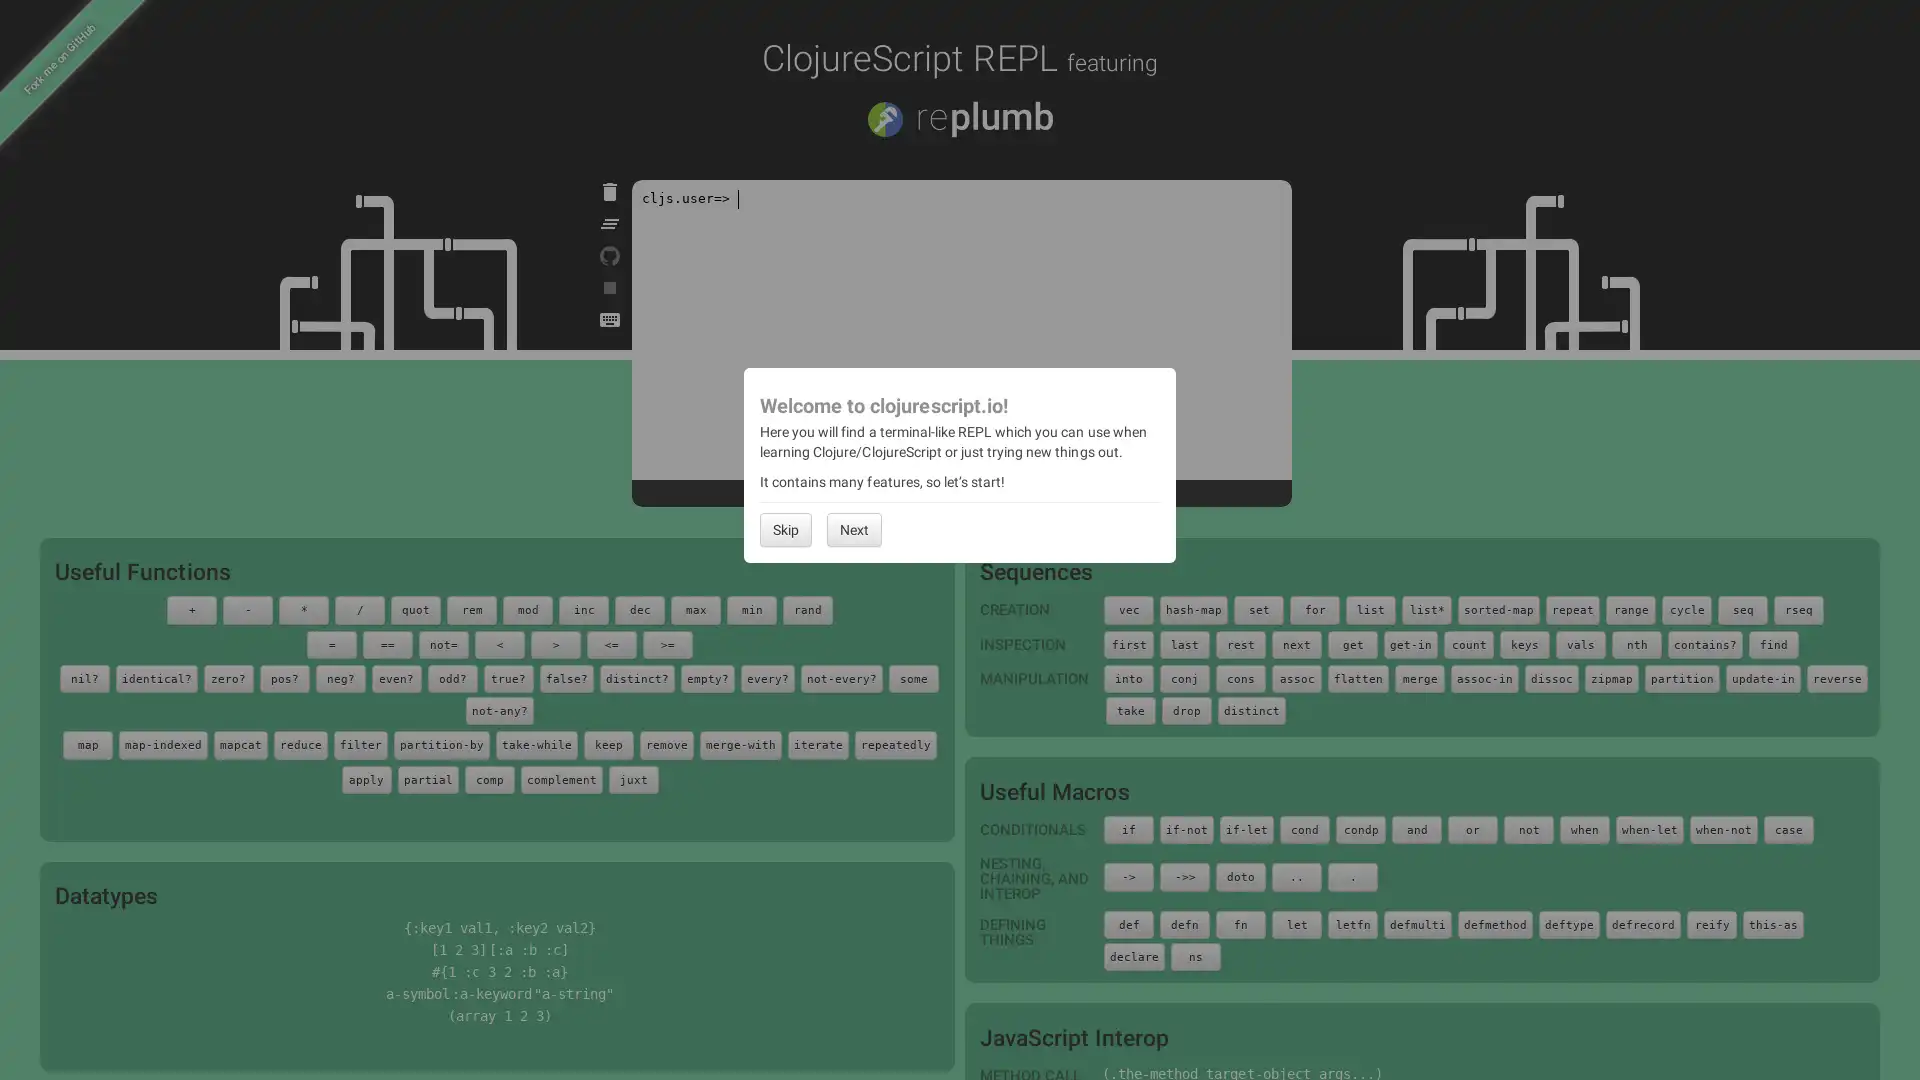  I want to click on even?, so click(395, 677).